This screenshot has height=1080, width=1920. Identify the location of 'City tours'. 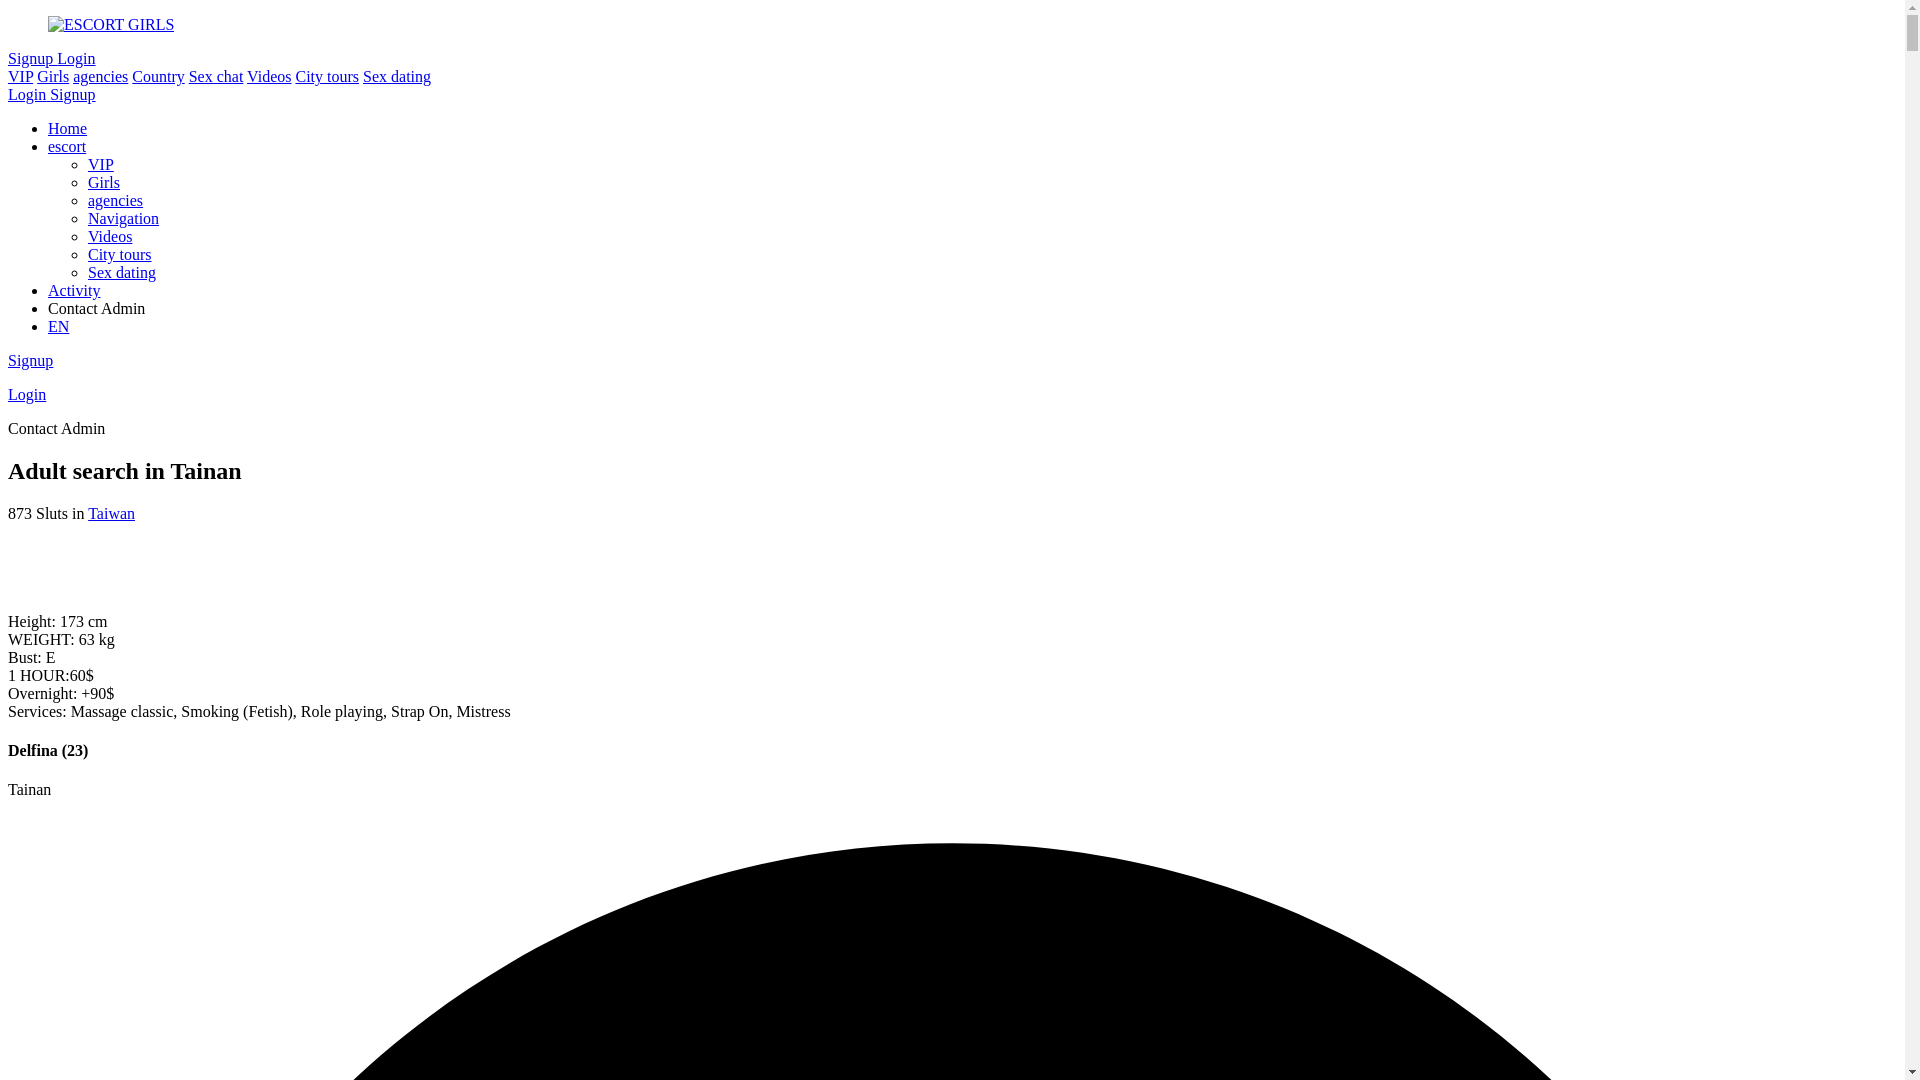
(119, 253).